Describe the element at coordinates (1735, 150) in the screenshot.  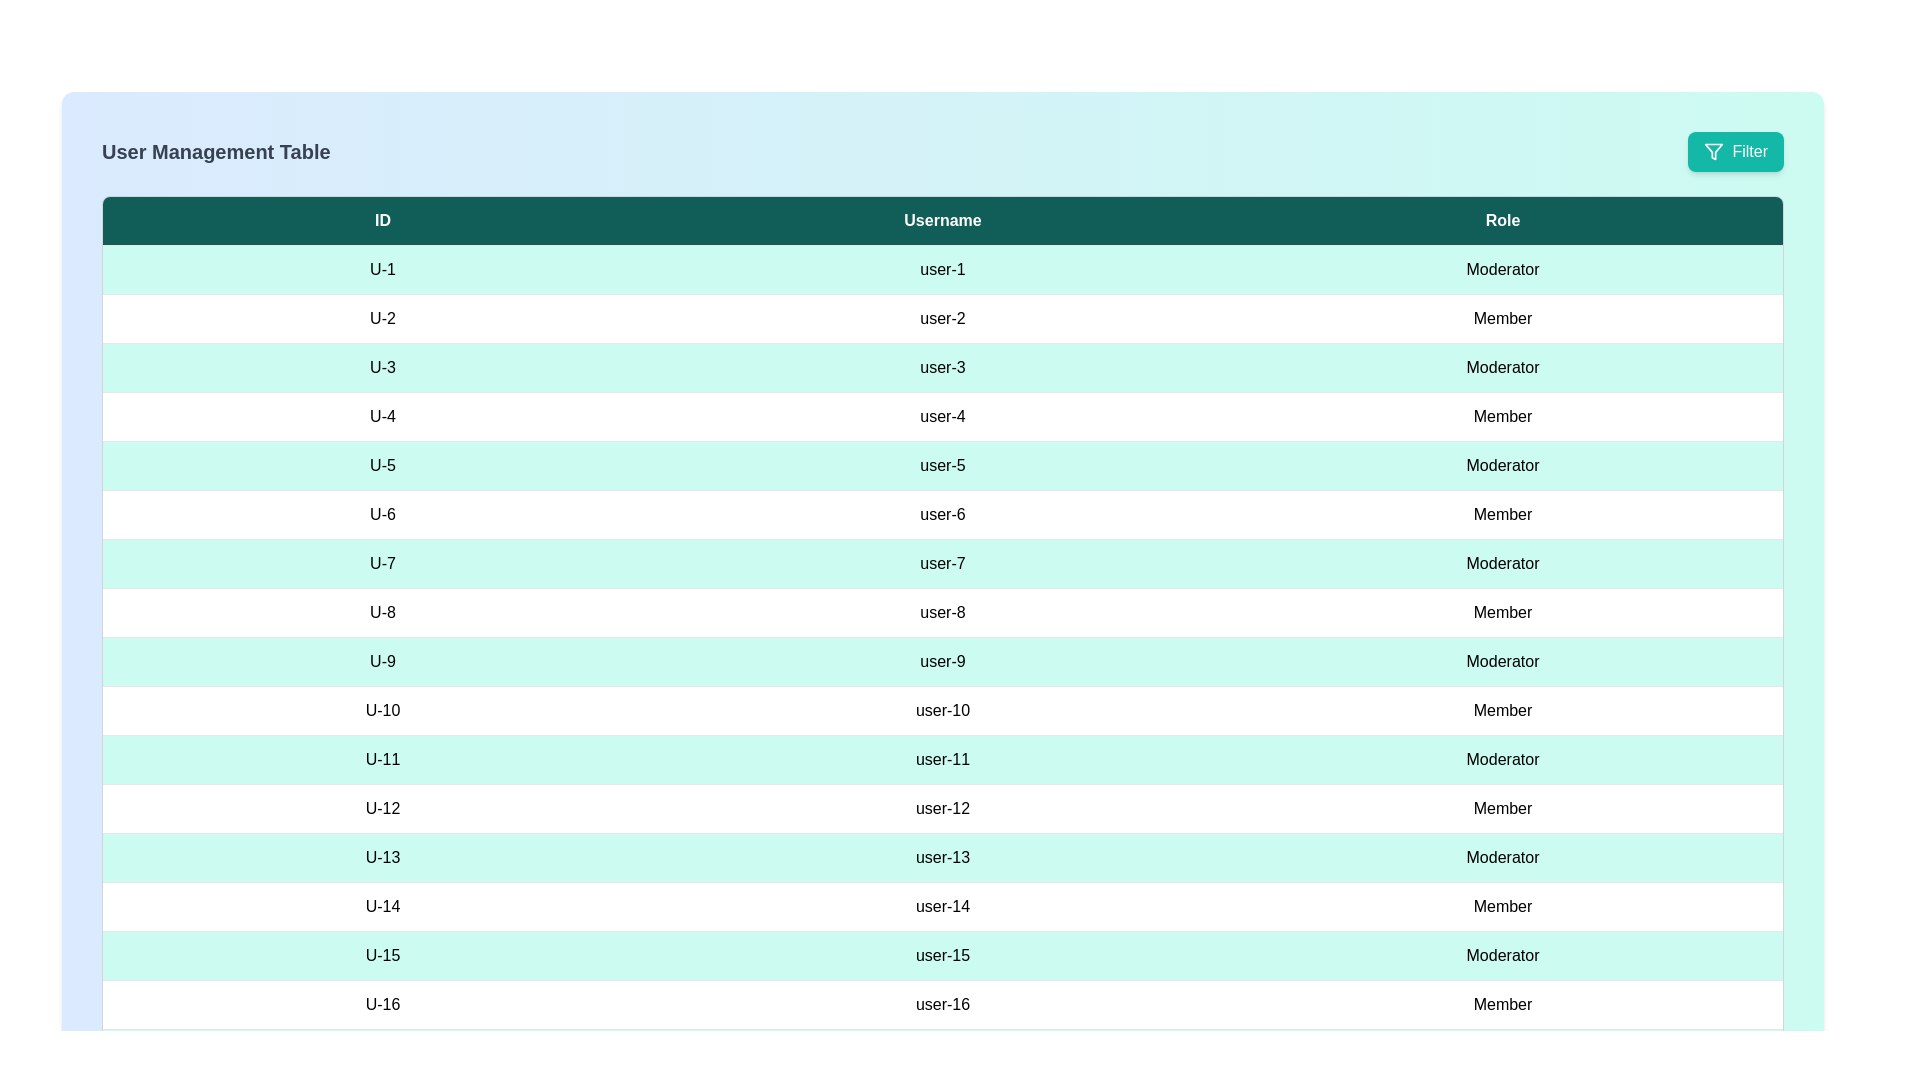
I see `'Filter' button to open the filtering interface` at that location.